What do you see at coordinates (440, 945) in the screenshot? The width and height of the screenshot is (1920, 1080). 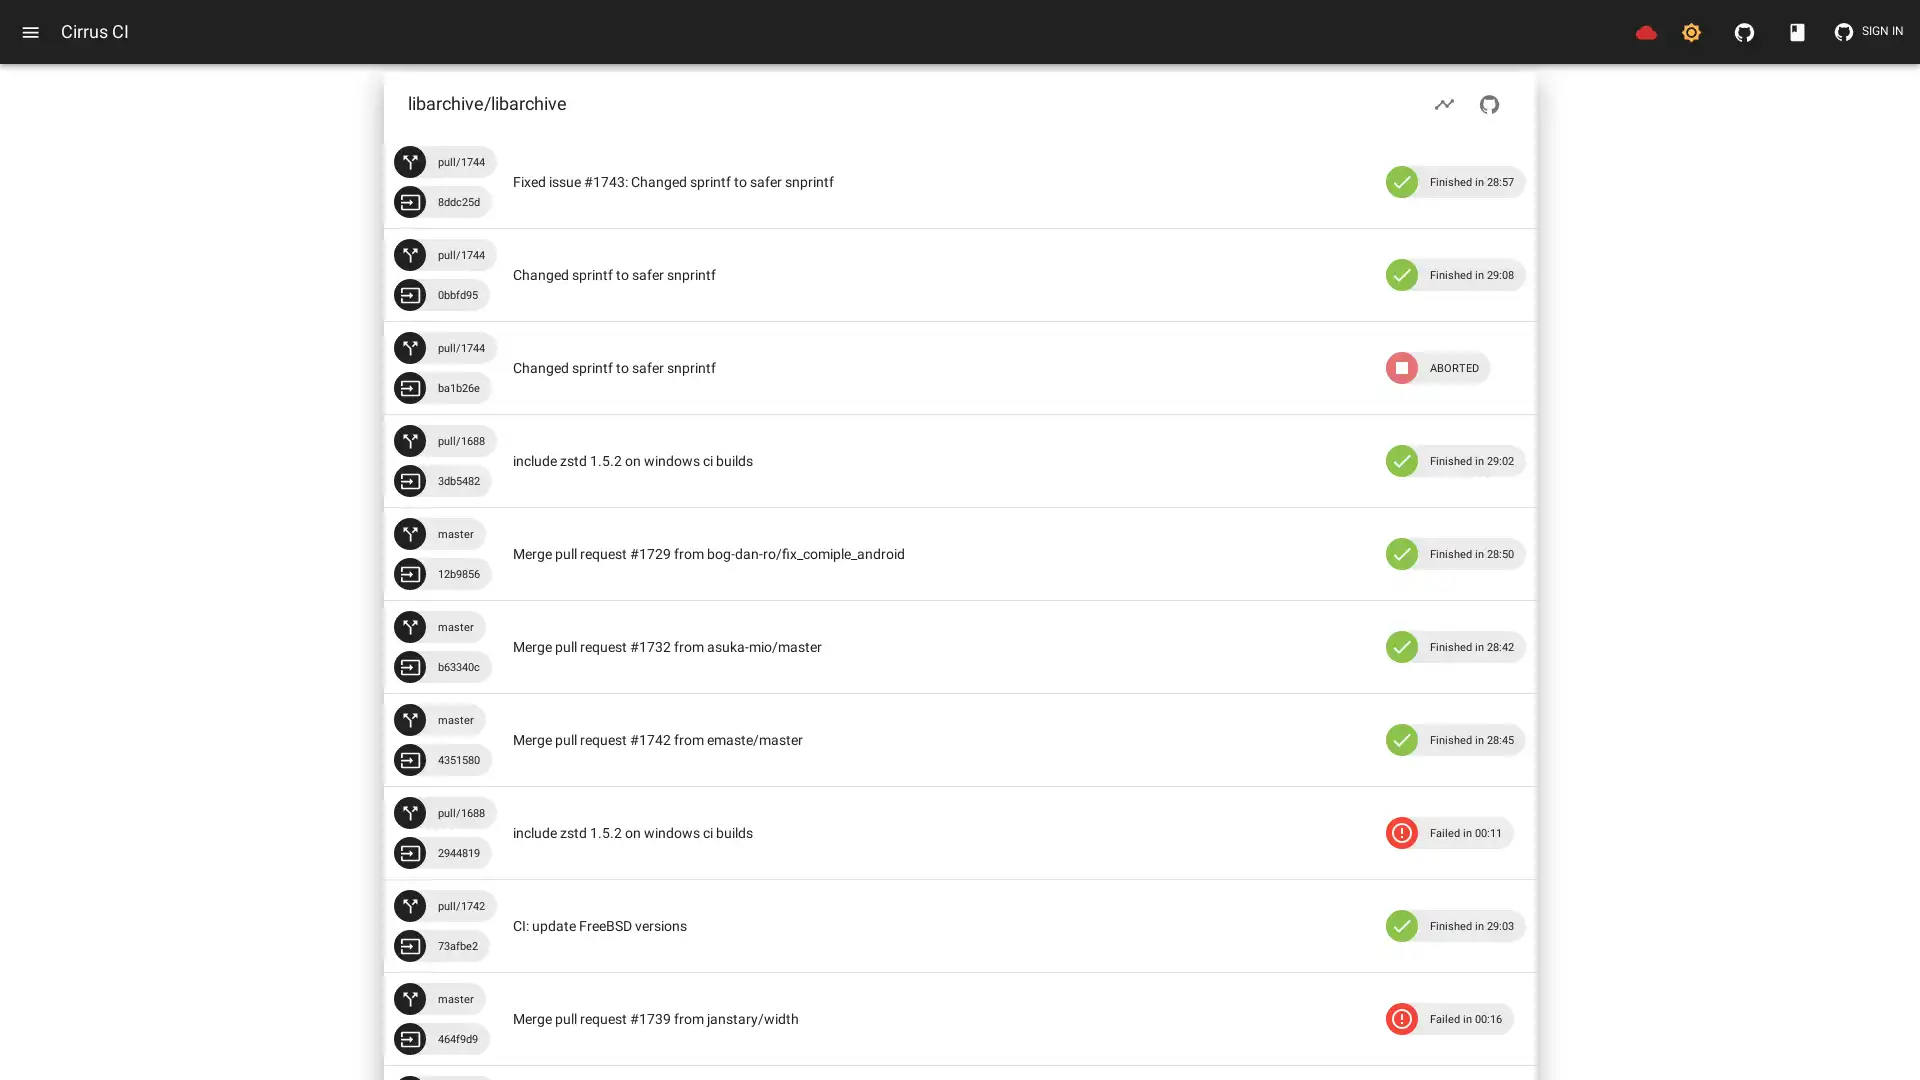 I see `73afbe2` at bounding box center [440, 945].